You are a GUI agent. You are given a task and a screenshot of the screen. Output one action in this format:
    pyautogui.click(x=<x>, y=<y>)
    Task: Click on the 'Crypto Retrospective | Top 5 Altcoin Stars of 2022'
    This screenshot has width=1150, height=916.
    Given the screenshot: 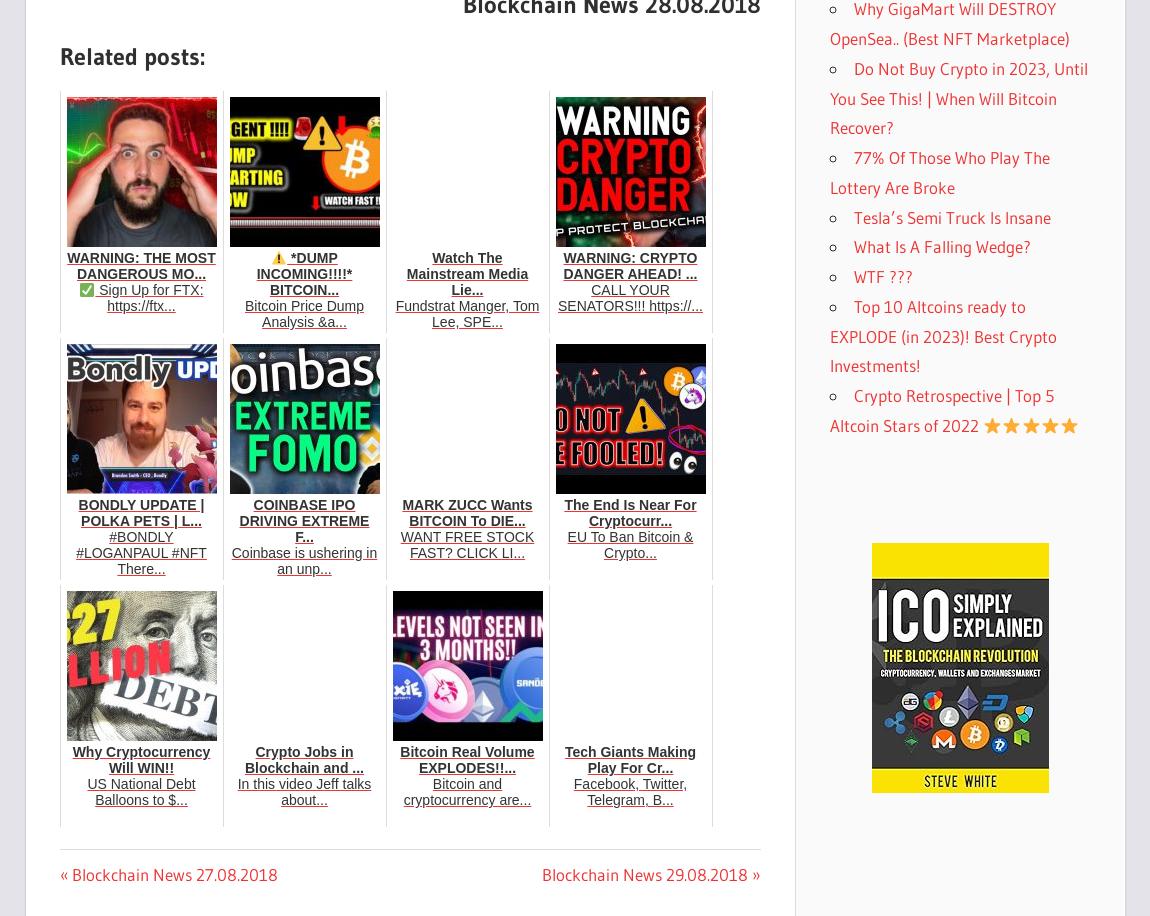 What is the action you would take?
    pyautogui.click(x=941, y=409)
    